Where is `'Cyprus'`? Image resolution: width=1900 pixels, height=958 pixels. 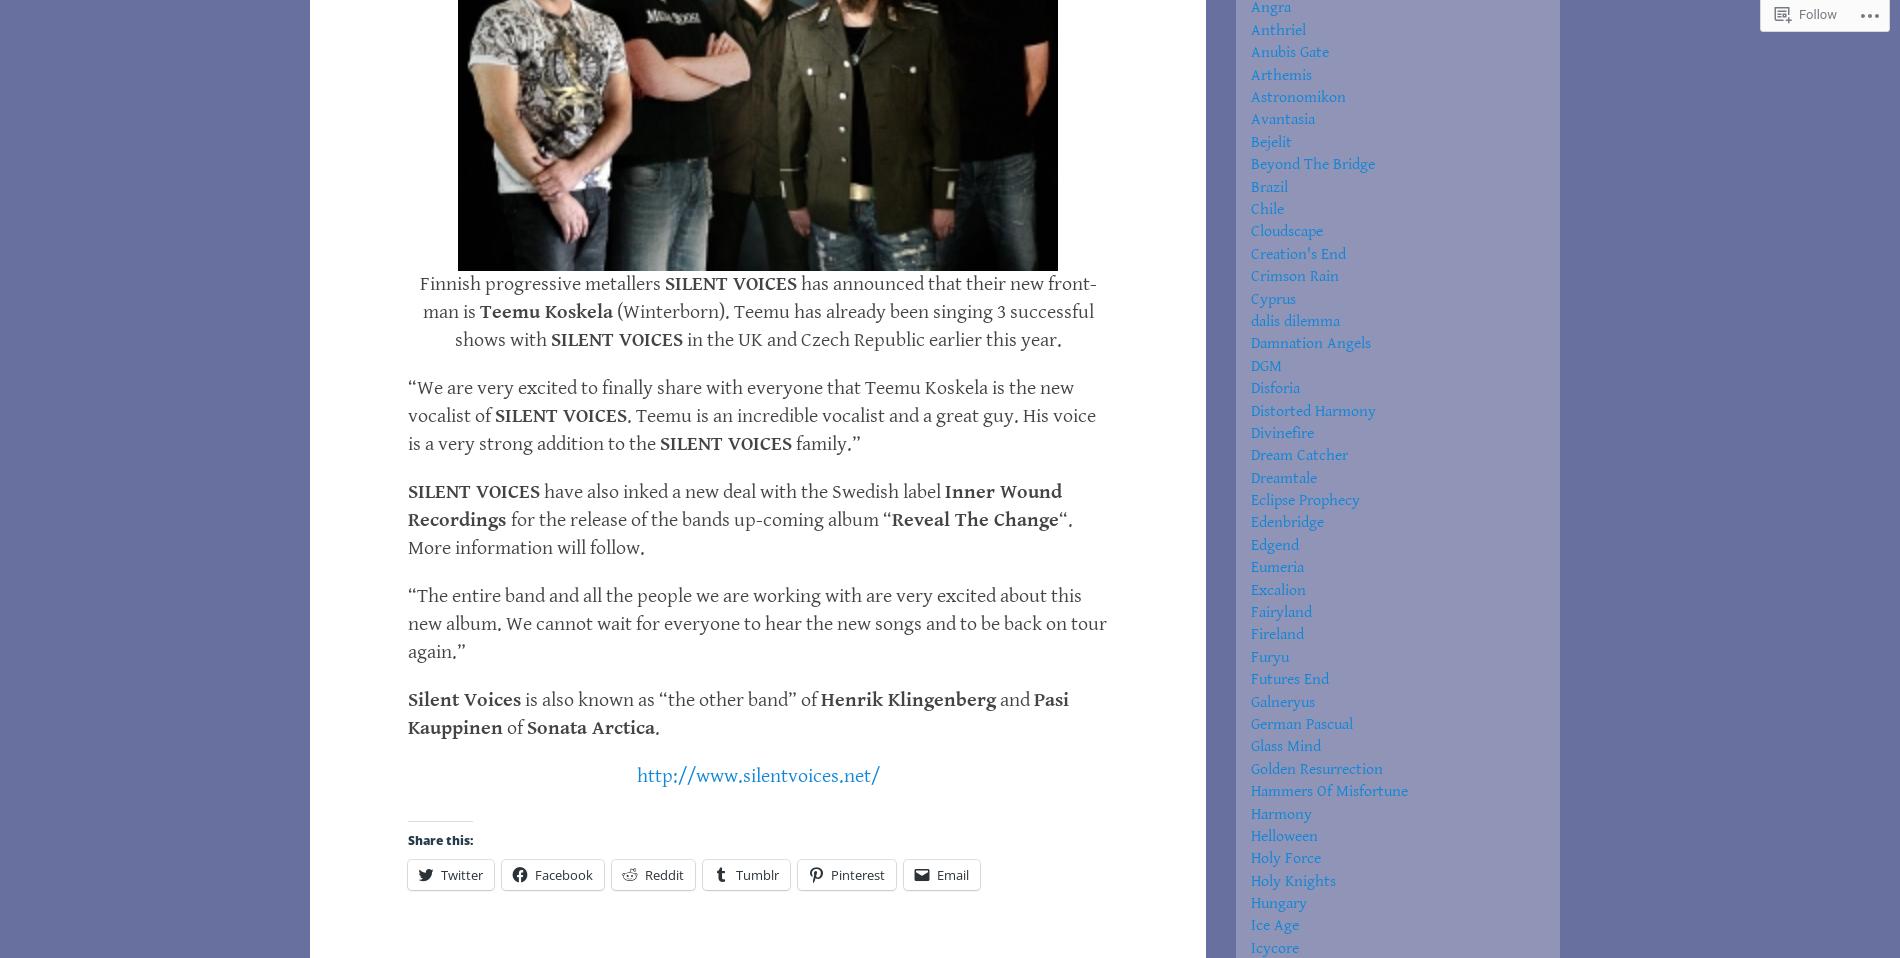 'Cyprus' is located at coordinates (1272, 298).